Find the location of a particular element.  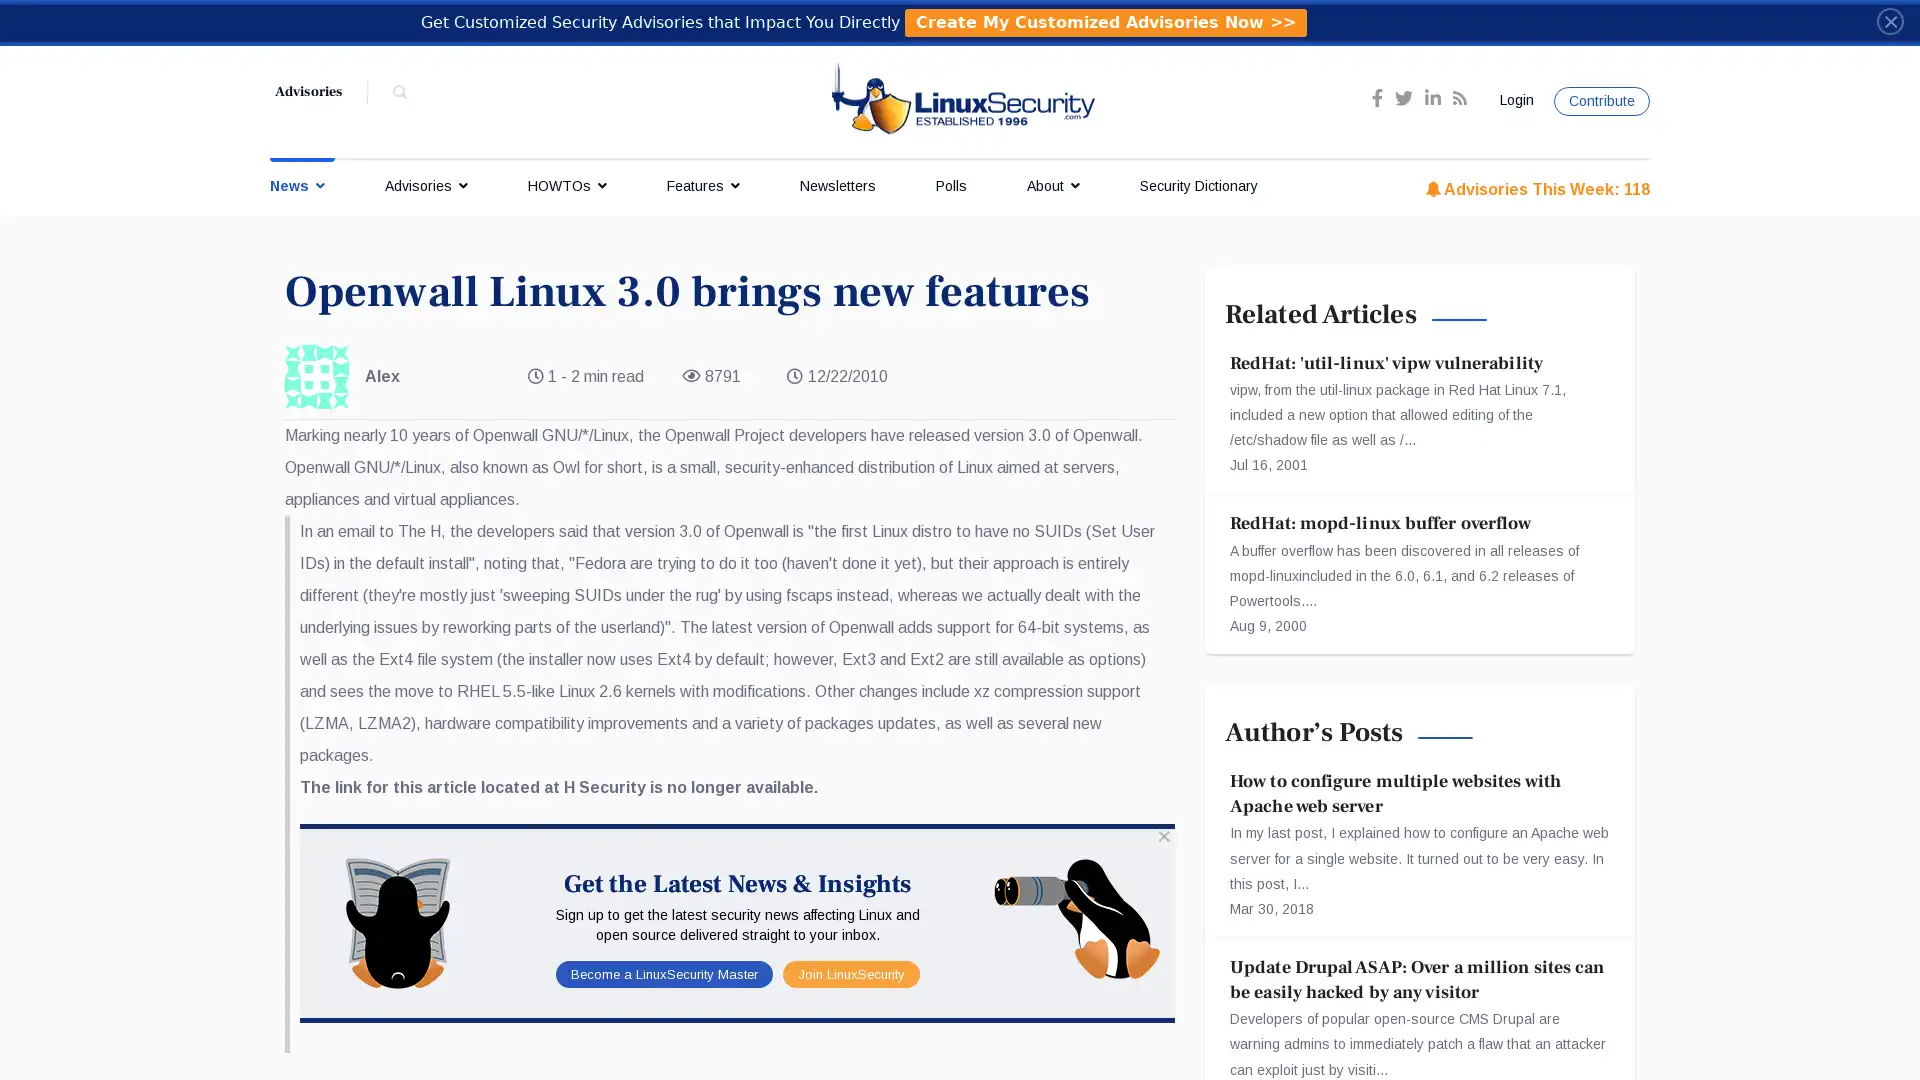

Login is located at coordinates (1513, 100).